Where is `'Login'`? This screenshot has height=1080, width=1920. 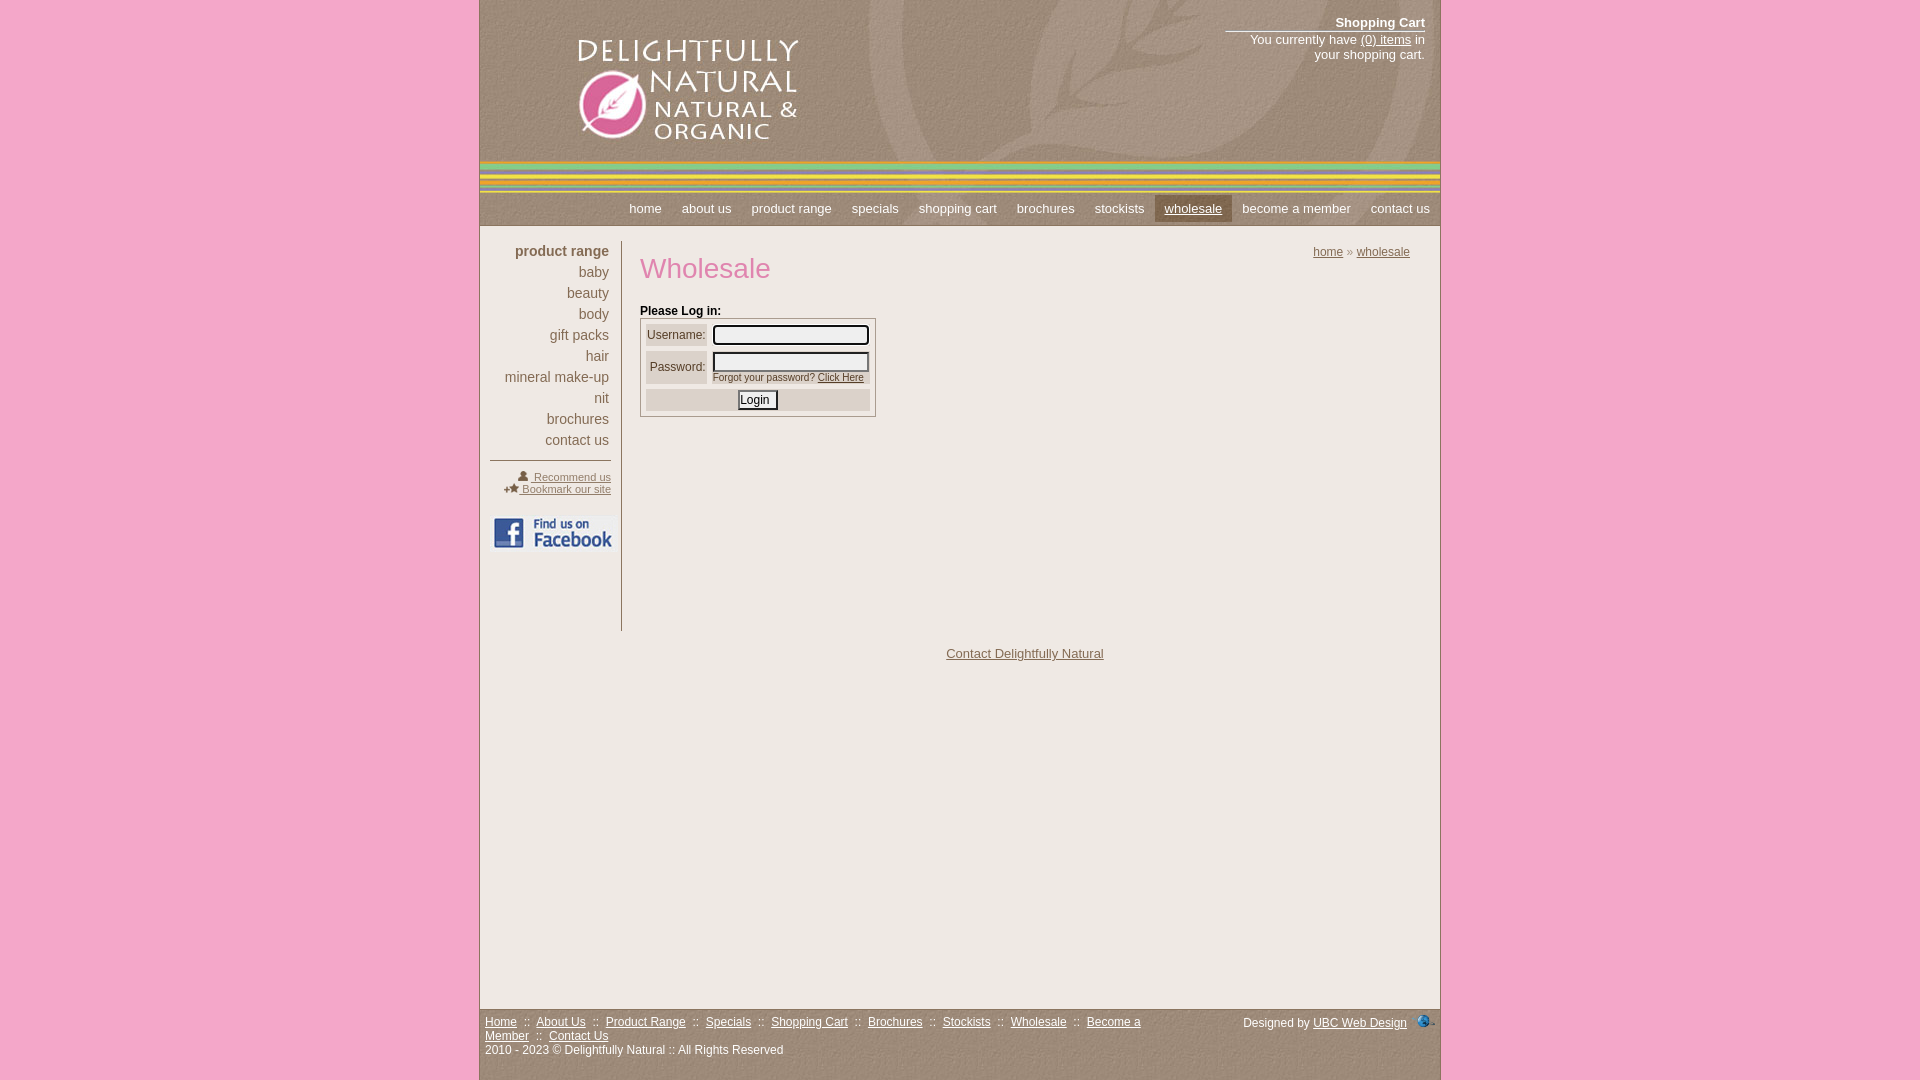 'Login' is located at coordinates (756, 400).